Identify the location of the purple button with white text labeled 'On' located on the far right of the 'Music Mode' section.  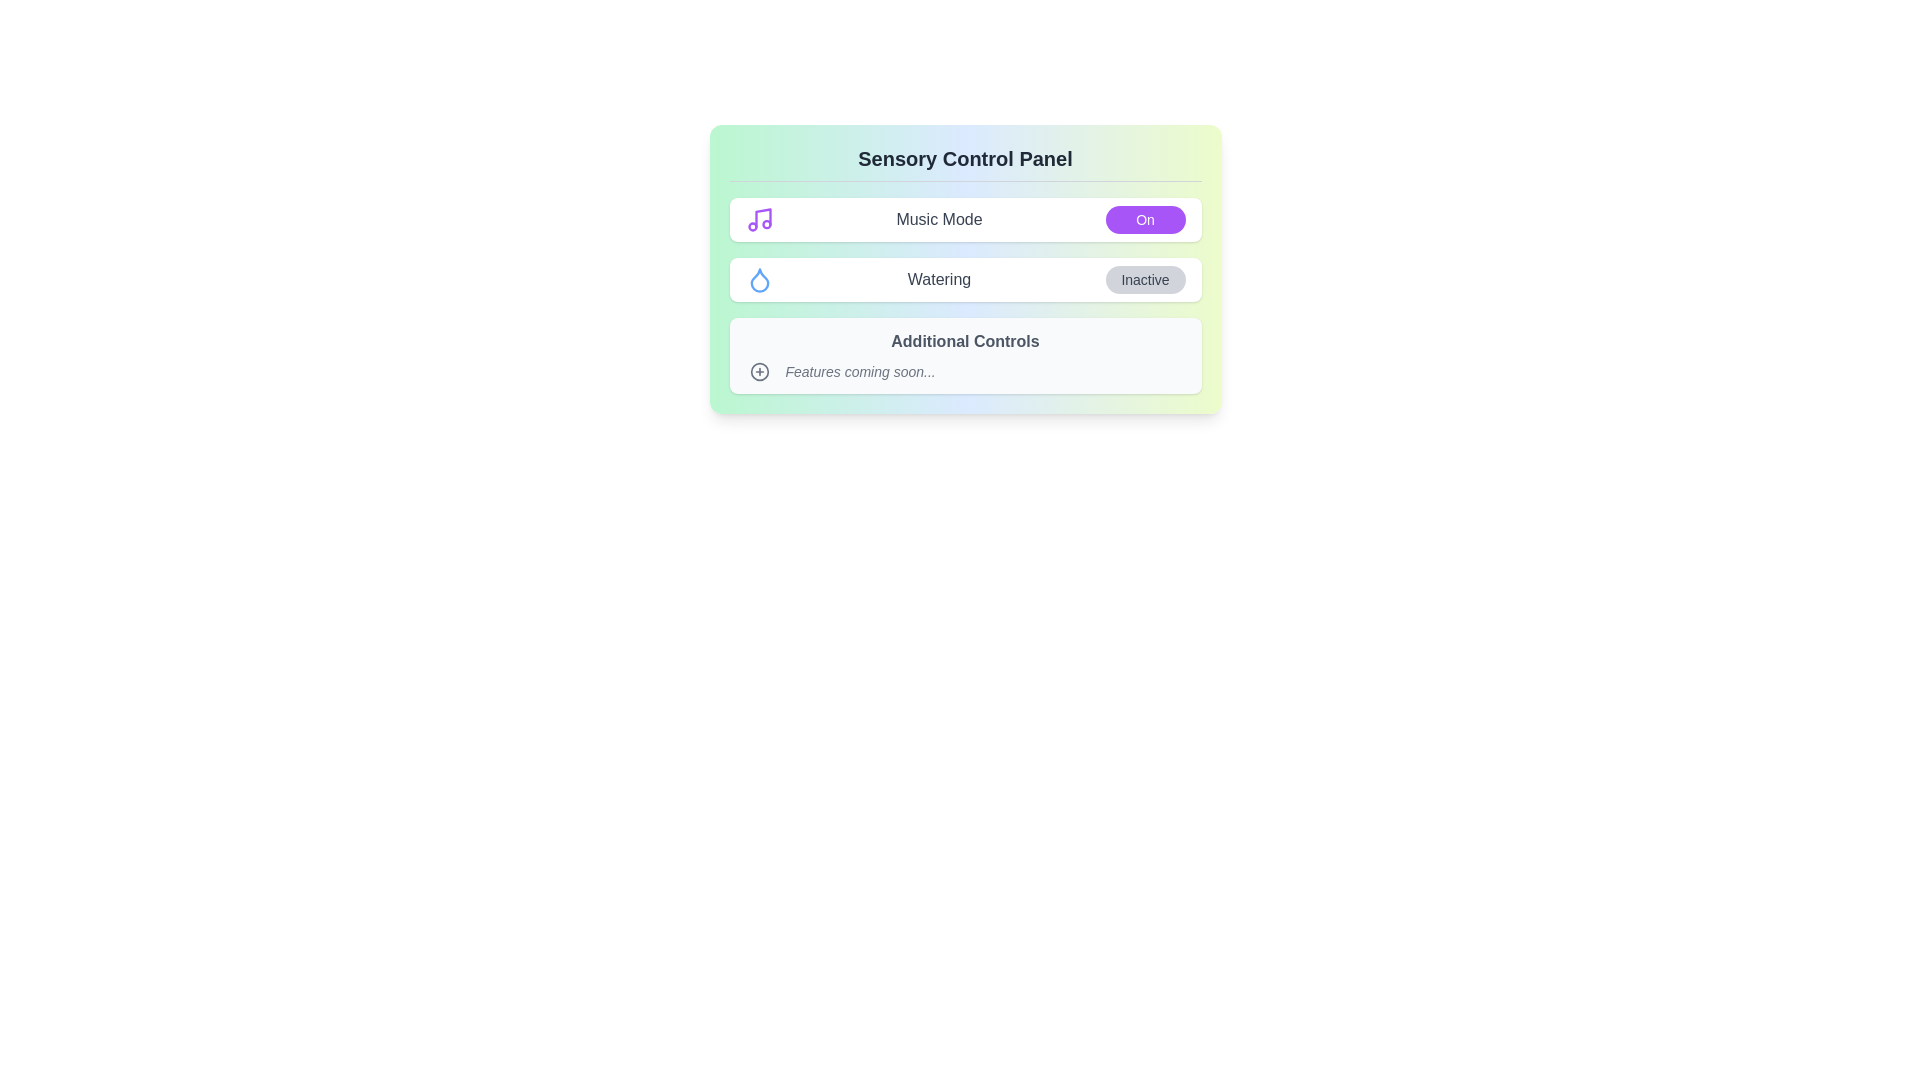
(1145, 219).